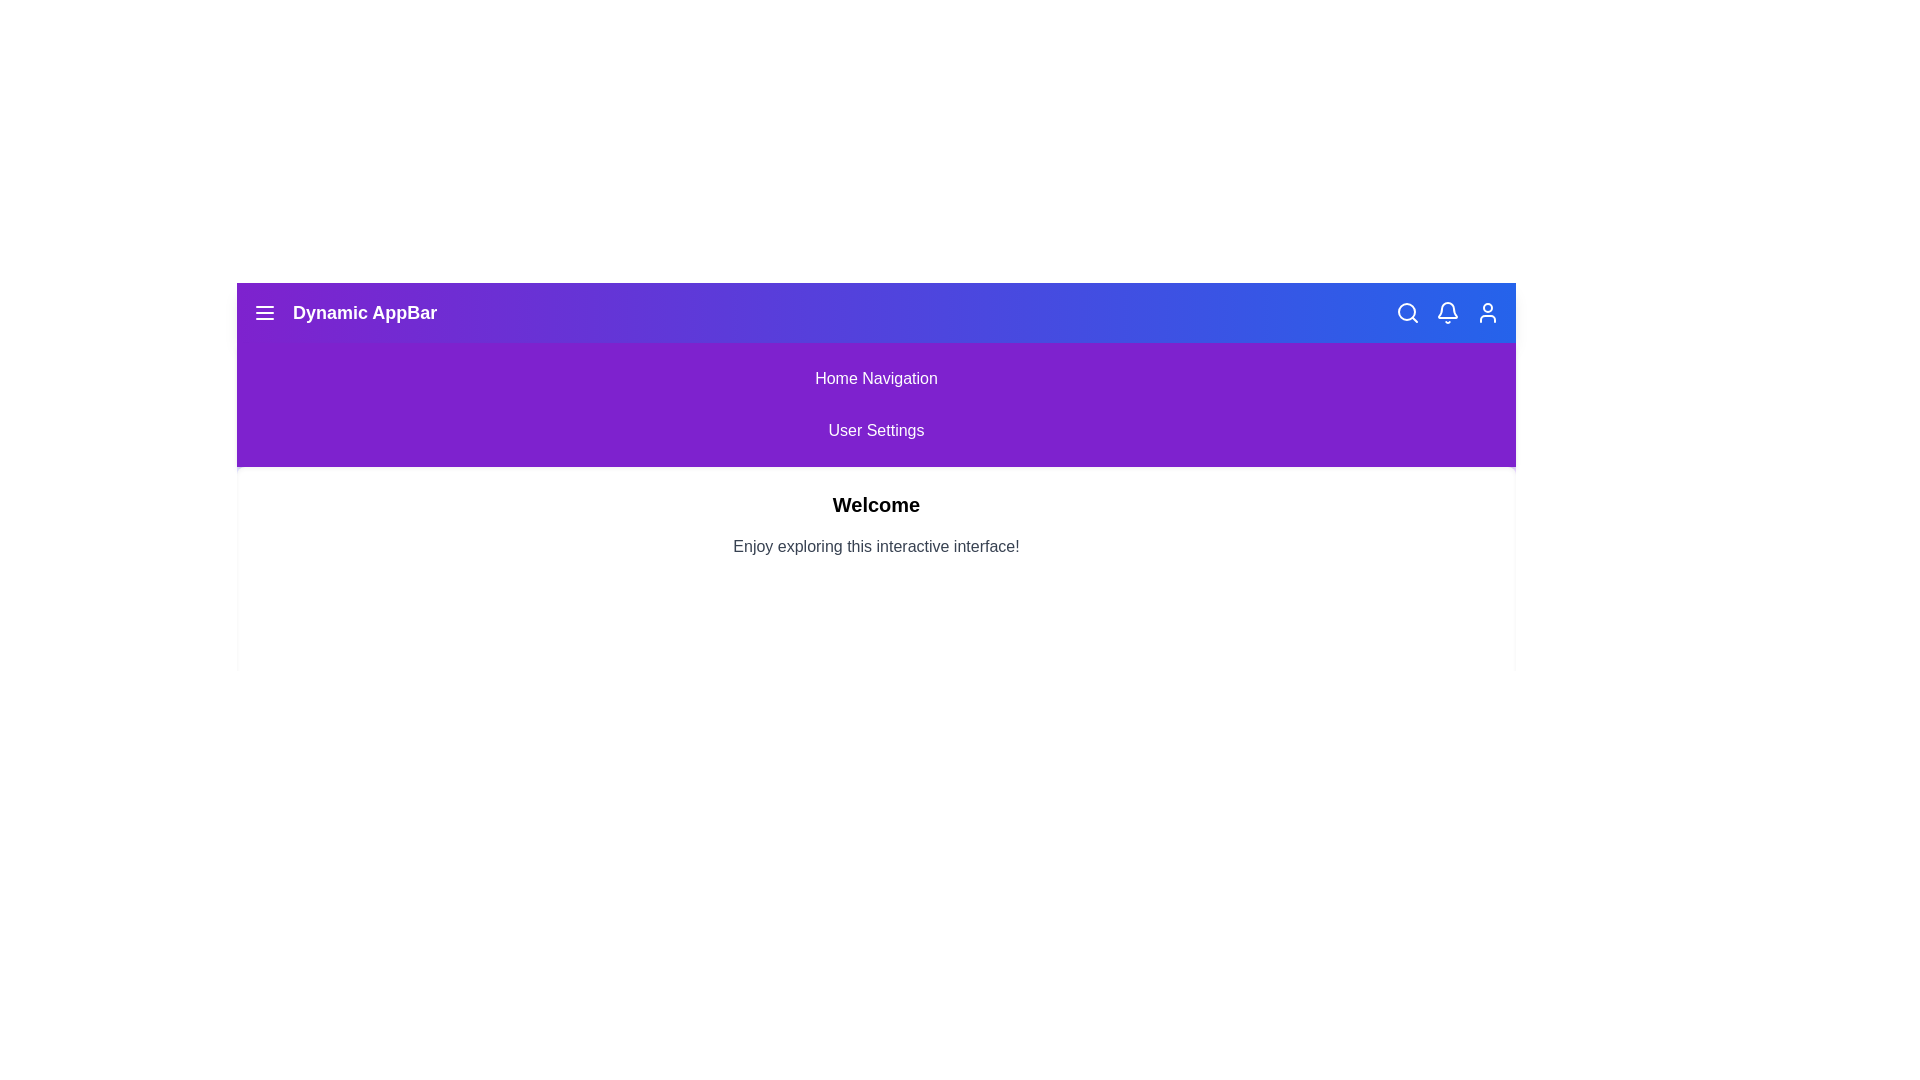 The image size is (1920, 1080). What do you see at coordinates (1406, 312) in the screenshot?
I see `the 'Search' icon in the navigation bar` at bounding box center [1406, 312].